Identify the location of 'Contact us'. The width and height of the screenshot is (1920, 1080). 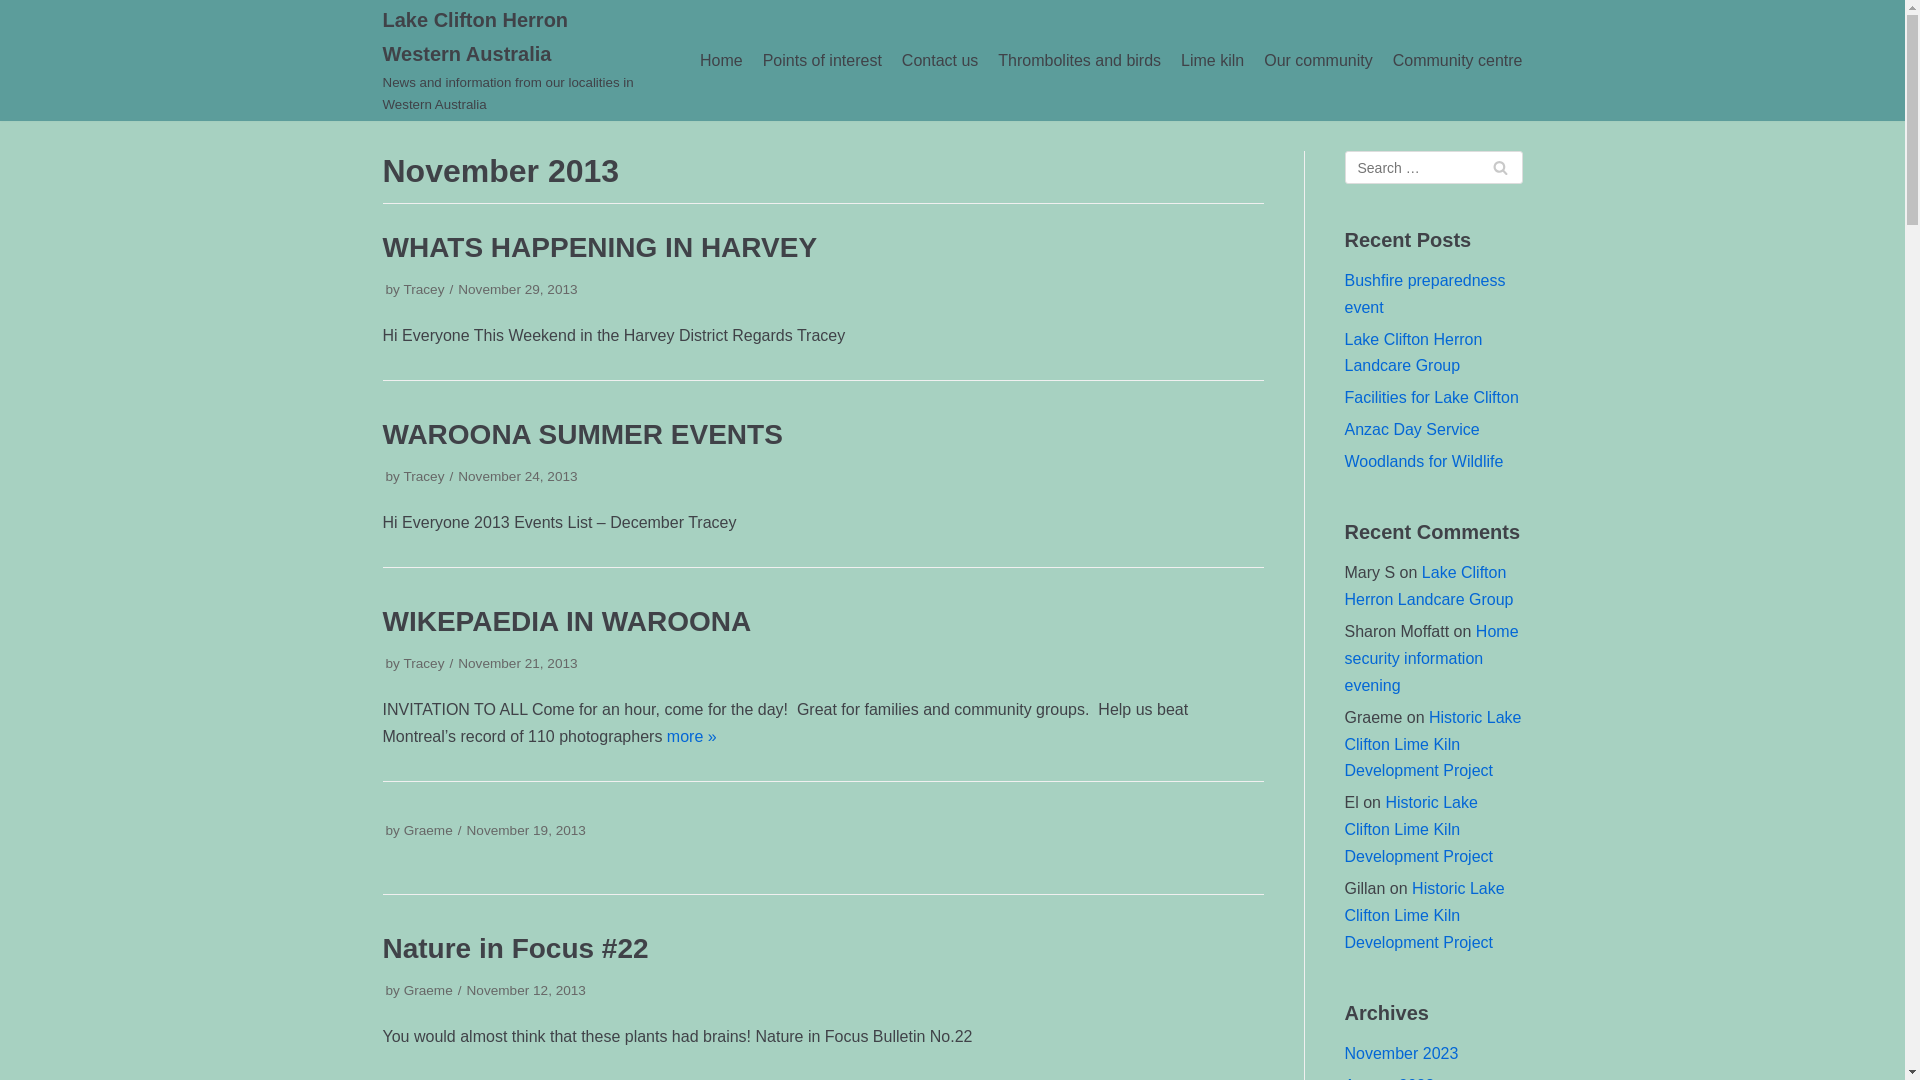
(901, 60).